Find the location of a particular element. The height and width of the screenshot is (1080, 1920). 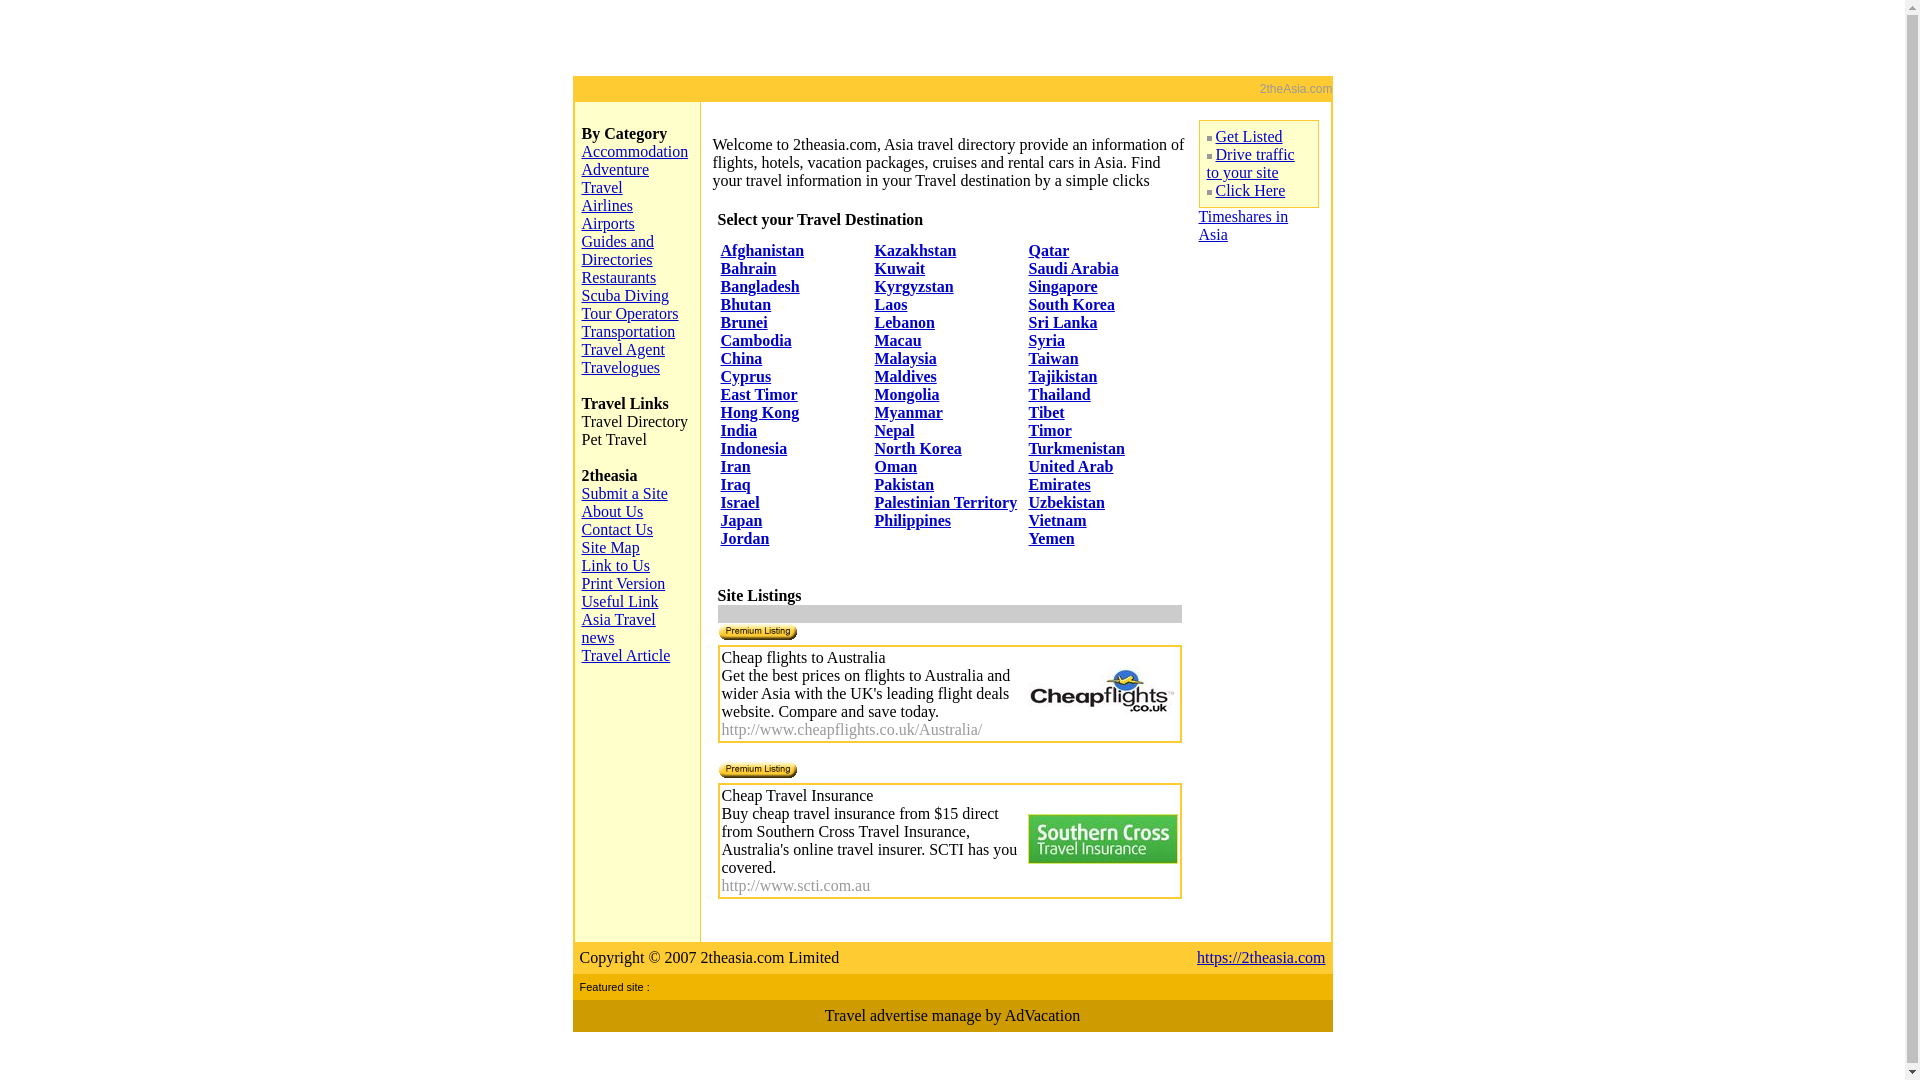

'Timeshares in Asia' is located at coordinates (1242, 225).